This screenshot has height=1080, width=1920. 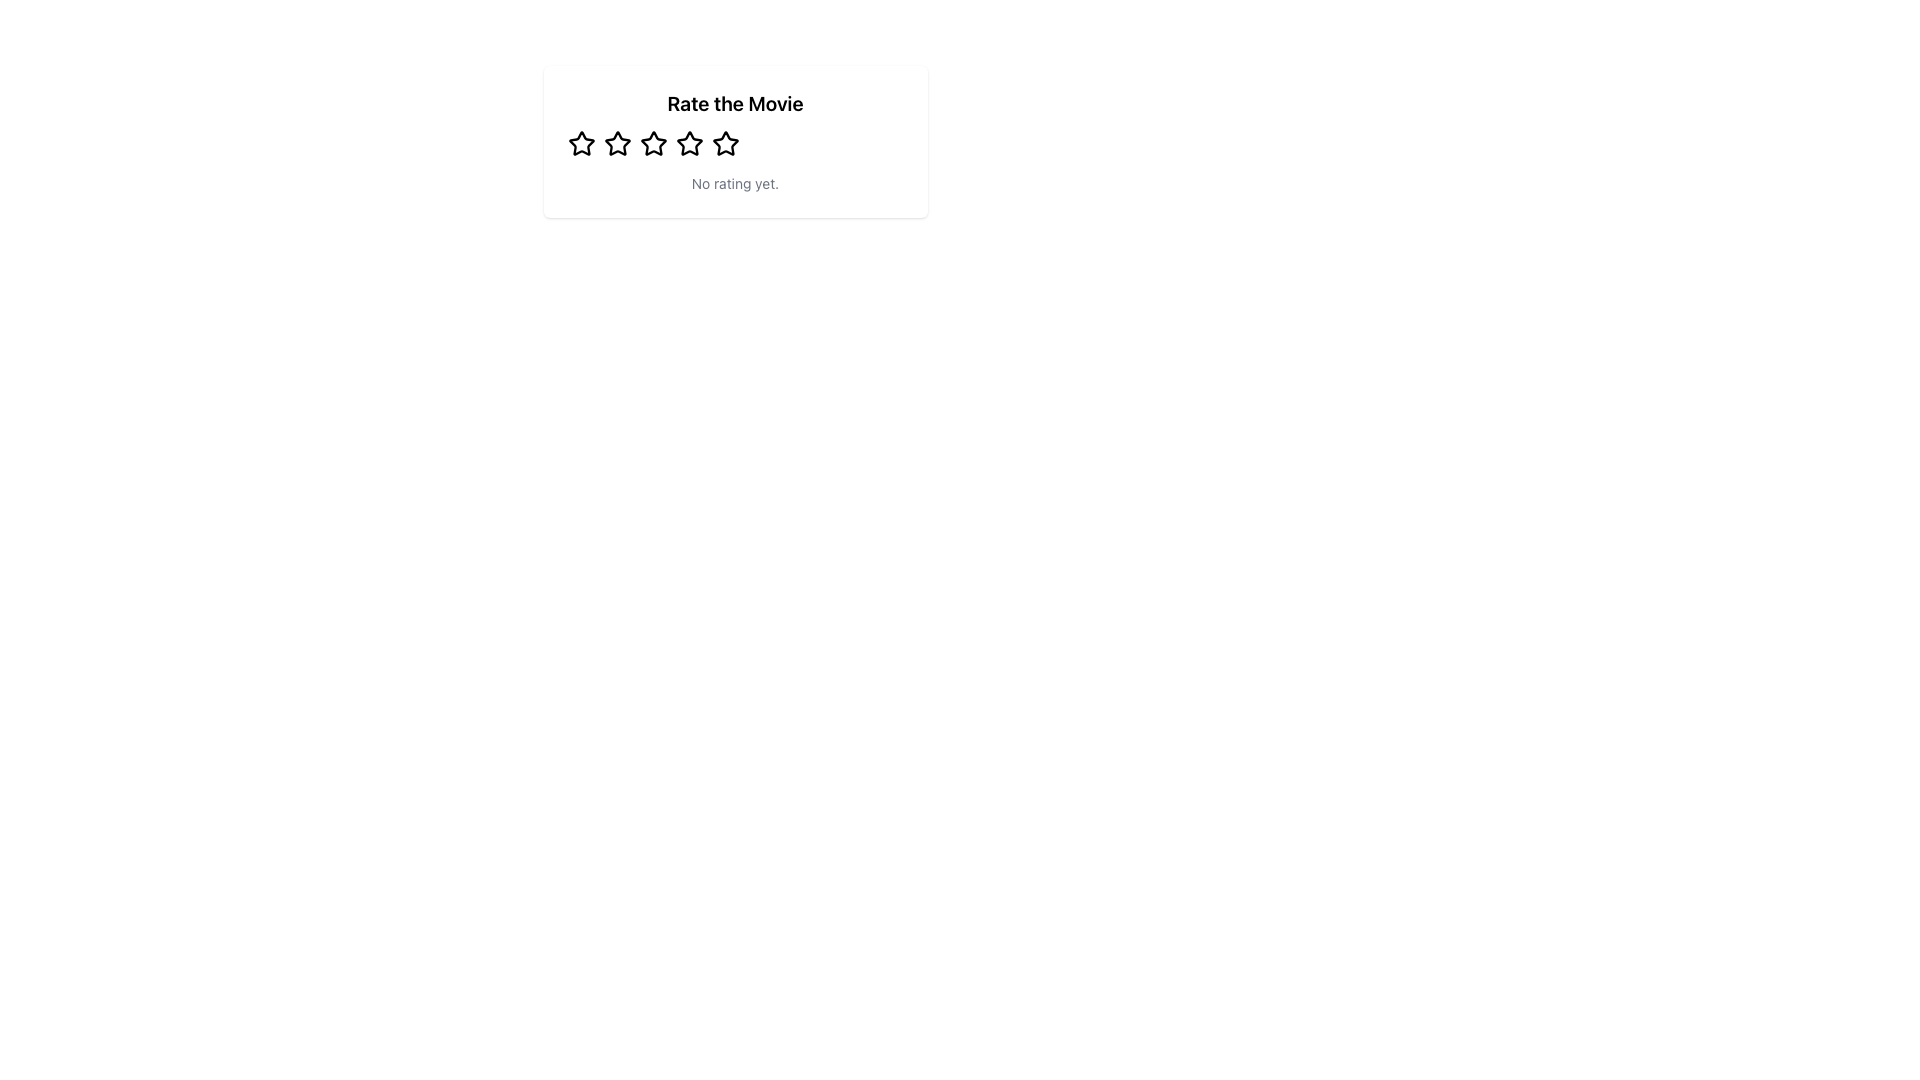 What do you see at coordinates (580, 142) in the screenshot?
I see `the first star icon used for rating under the heading 'Rate the Movie'` at bounding box center [580, 142].